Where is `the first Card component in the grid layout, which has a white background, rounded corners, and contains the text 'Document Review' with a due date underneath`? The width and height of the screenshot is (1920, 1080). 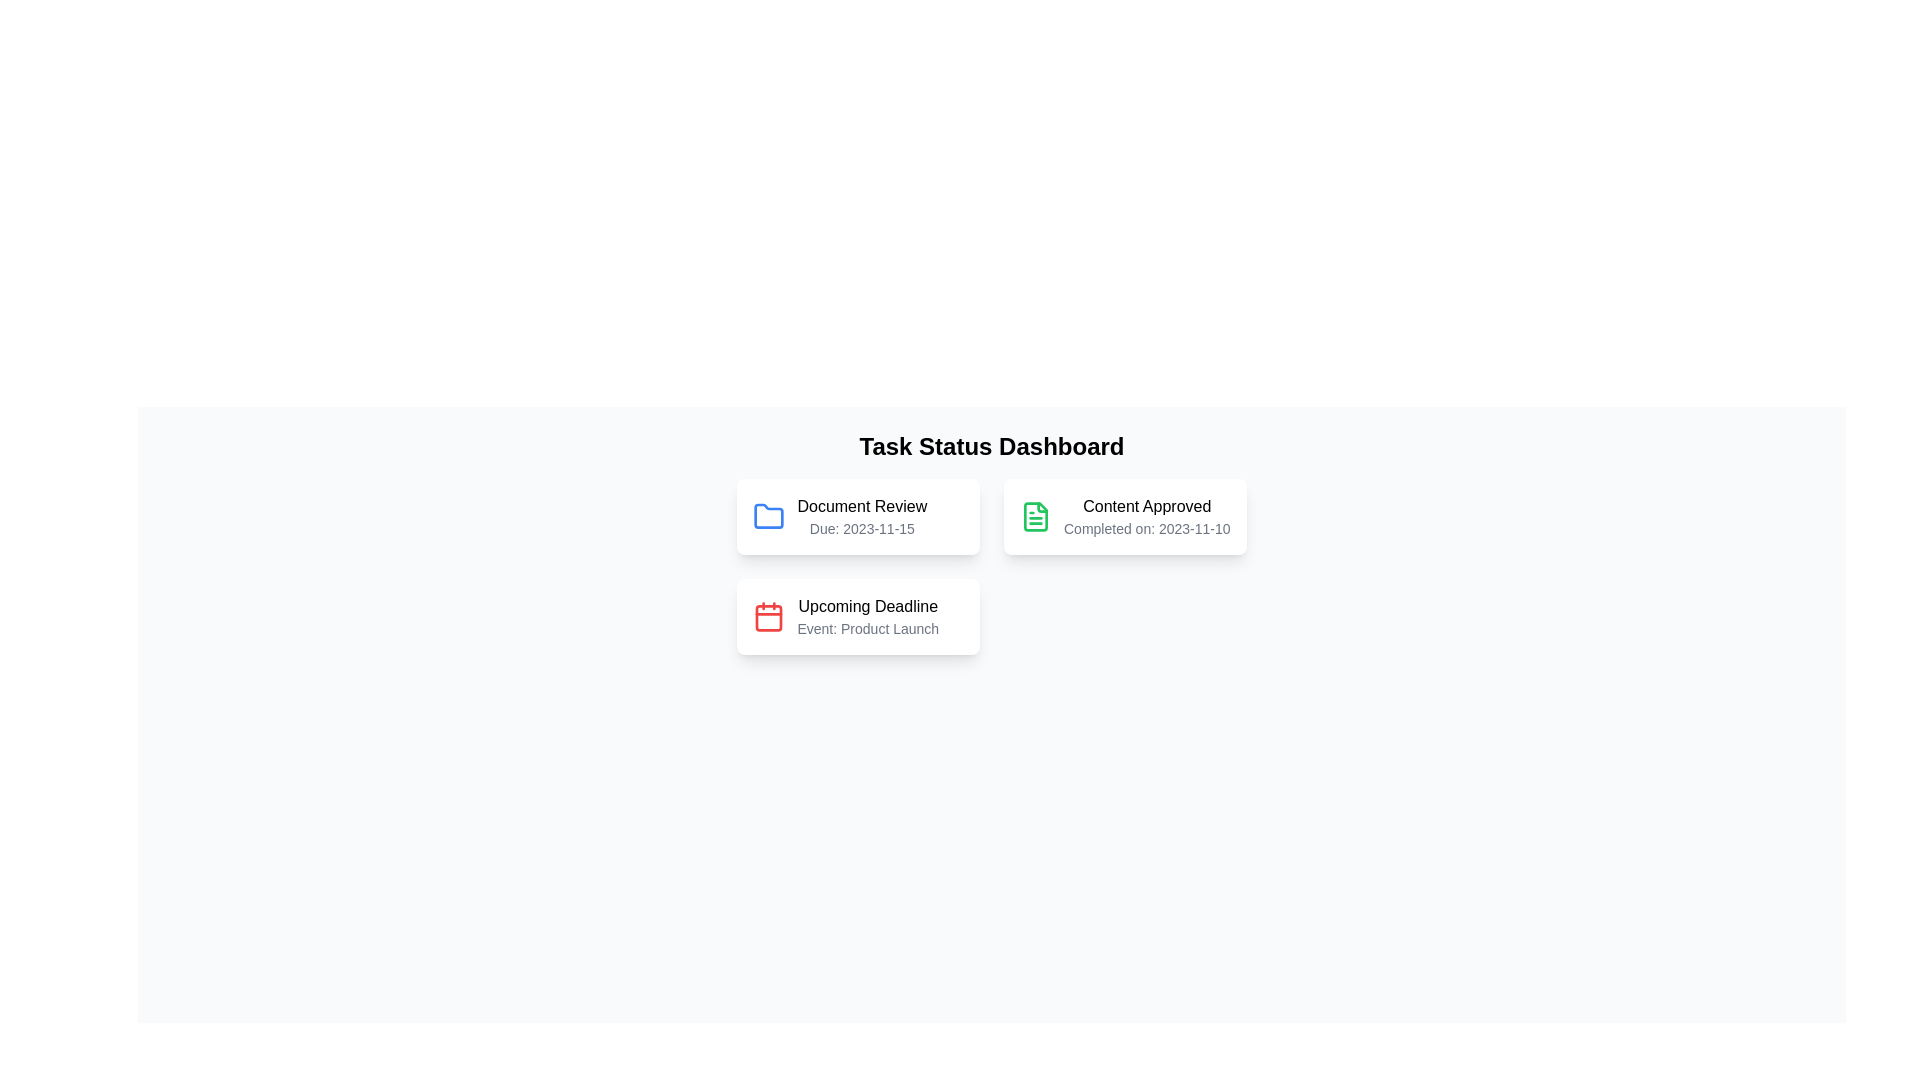 the first Card component in the grid layout, which has a white background, rounded corners, and contains the text 'Document Review' with a due date underneath is located at coordinates (858, 515).